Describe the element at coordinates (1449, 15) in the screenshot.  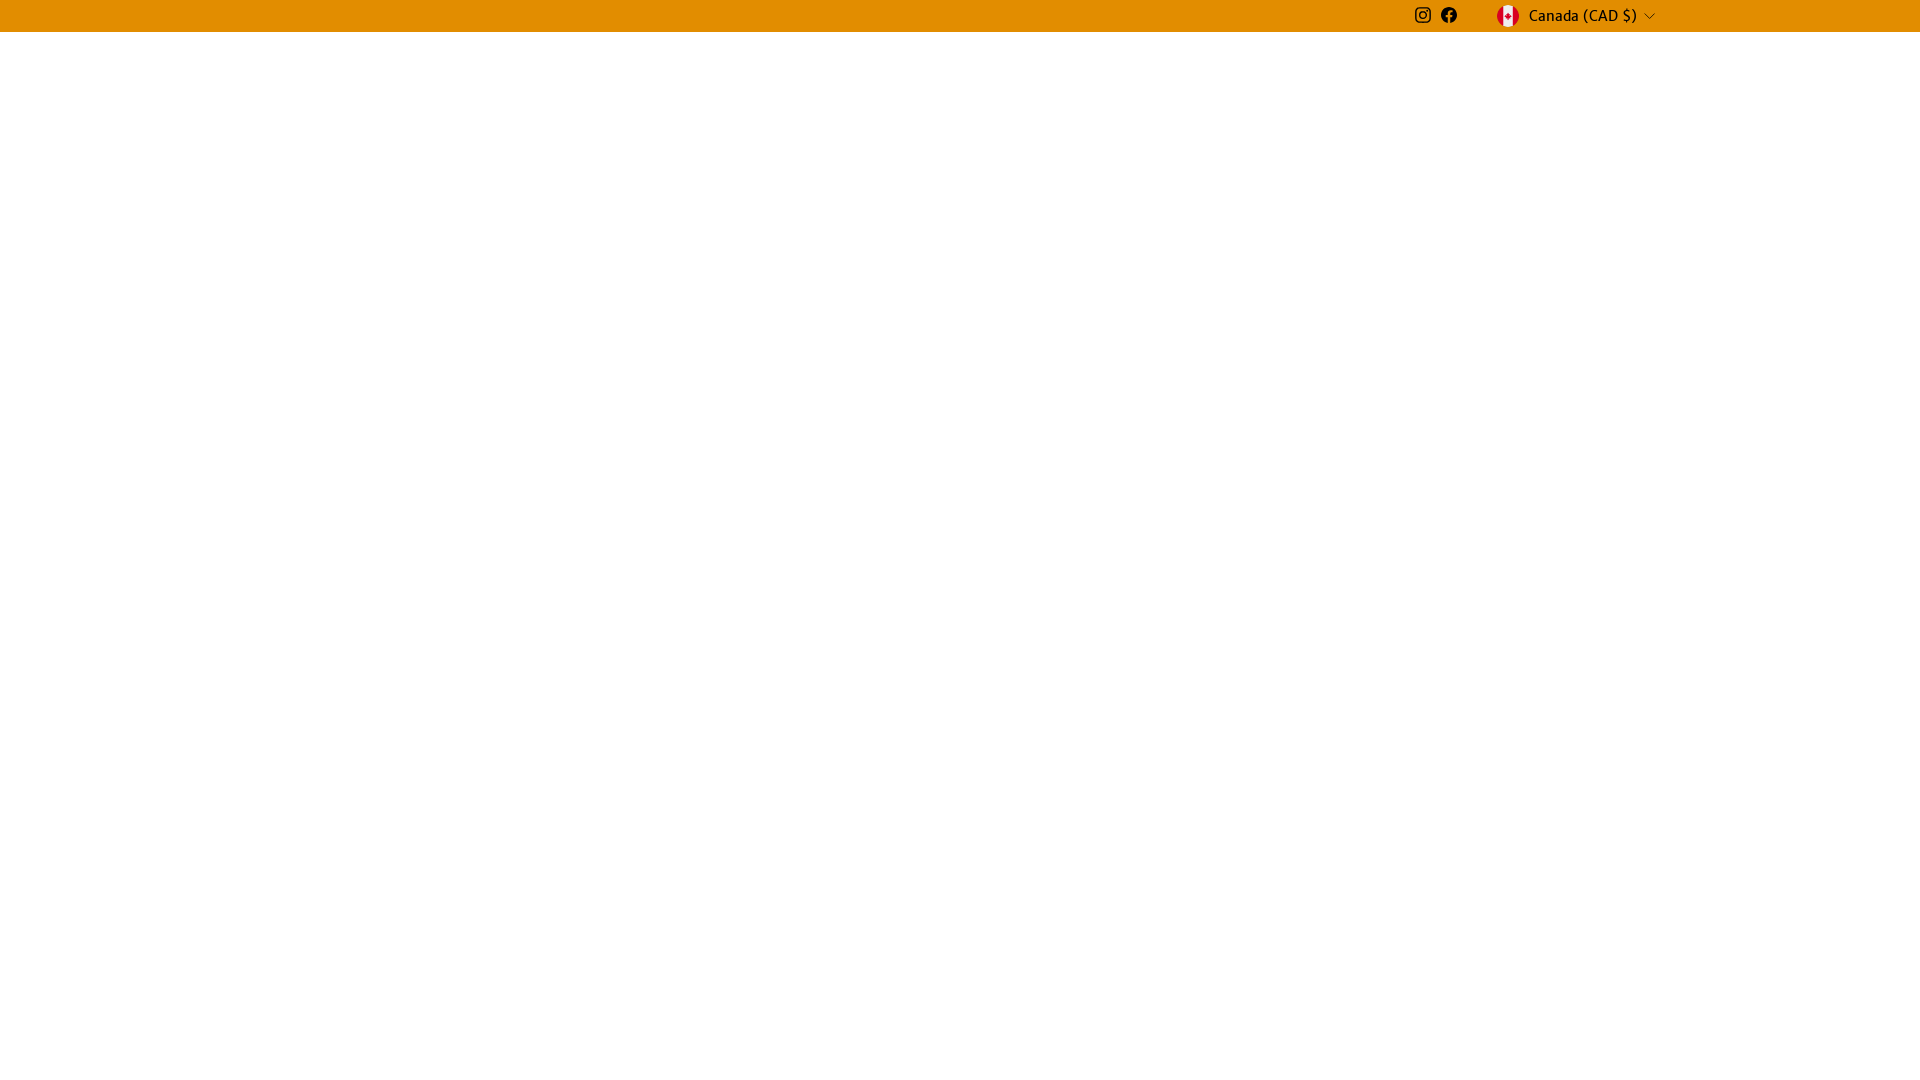
I see `'Facebook'` at that location.